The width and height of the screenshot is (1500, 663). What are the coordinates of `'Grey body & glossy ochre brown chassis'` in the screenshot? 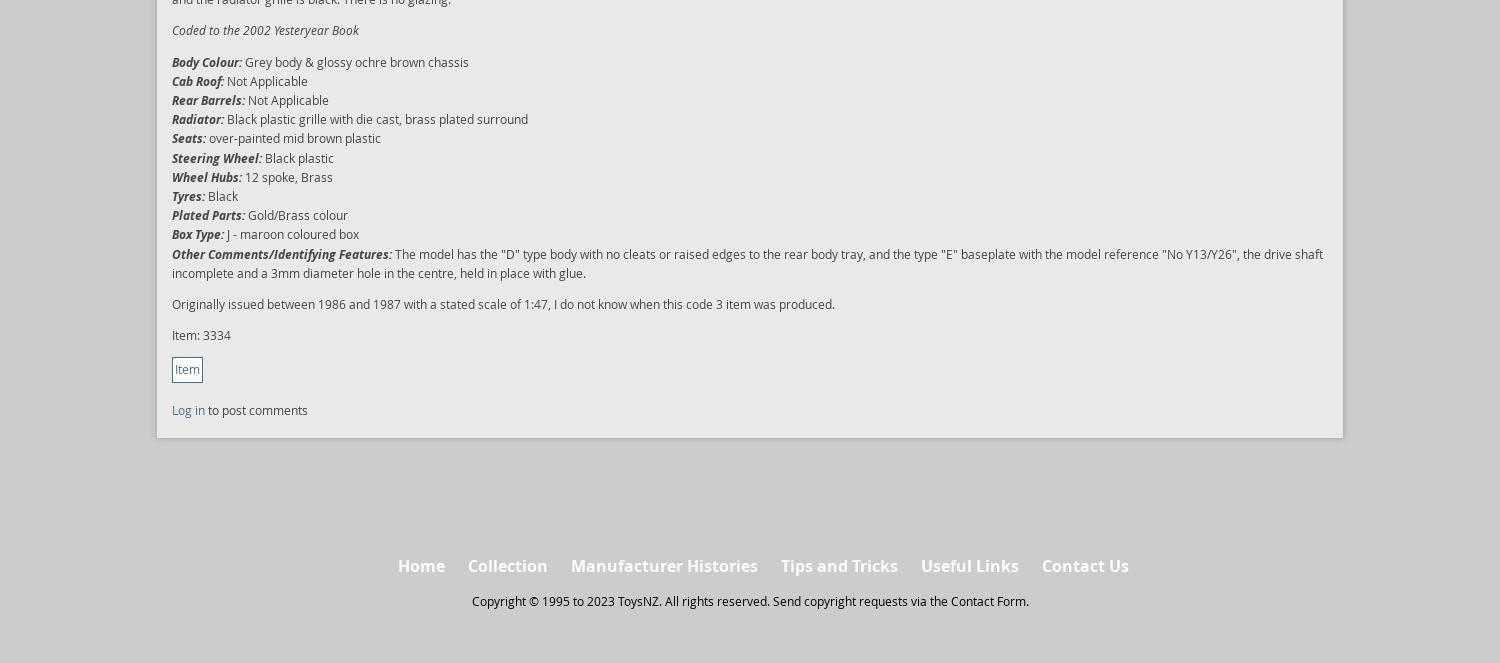 It's located at (354, 59).